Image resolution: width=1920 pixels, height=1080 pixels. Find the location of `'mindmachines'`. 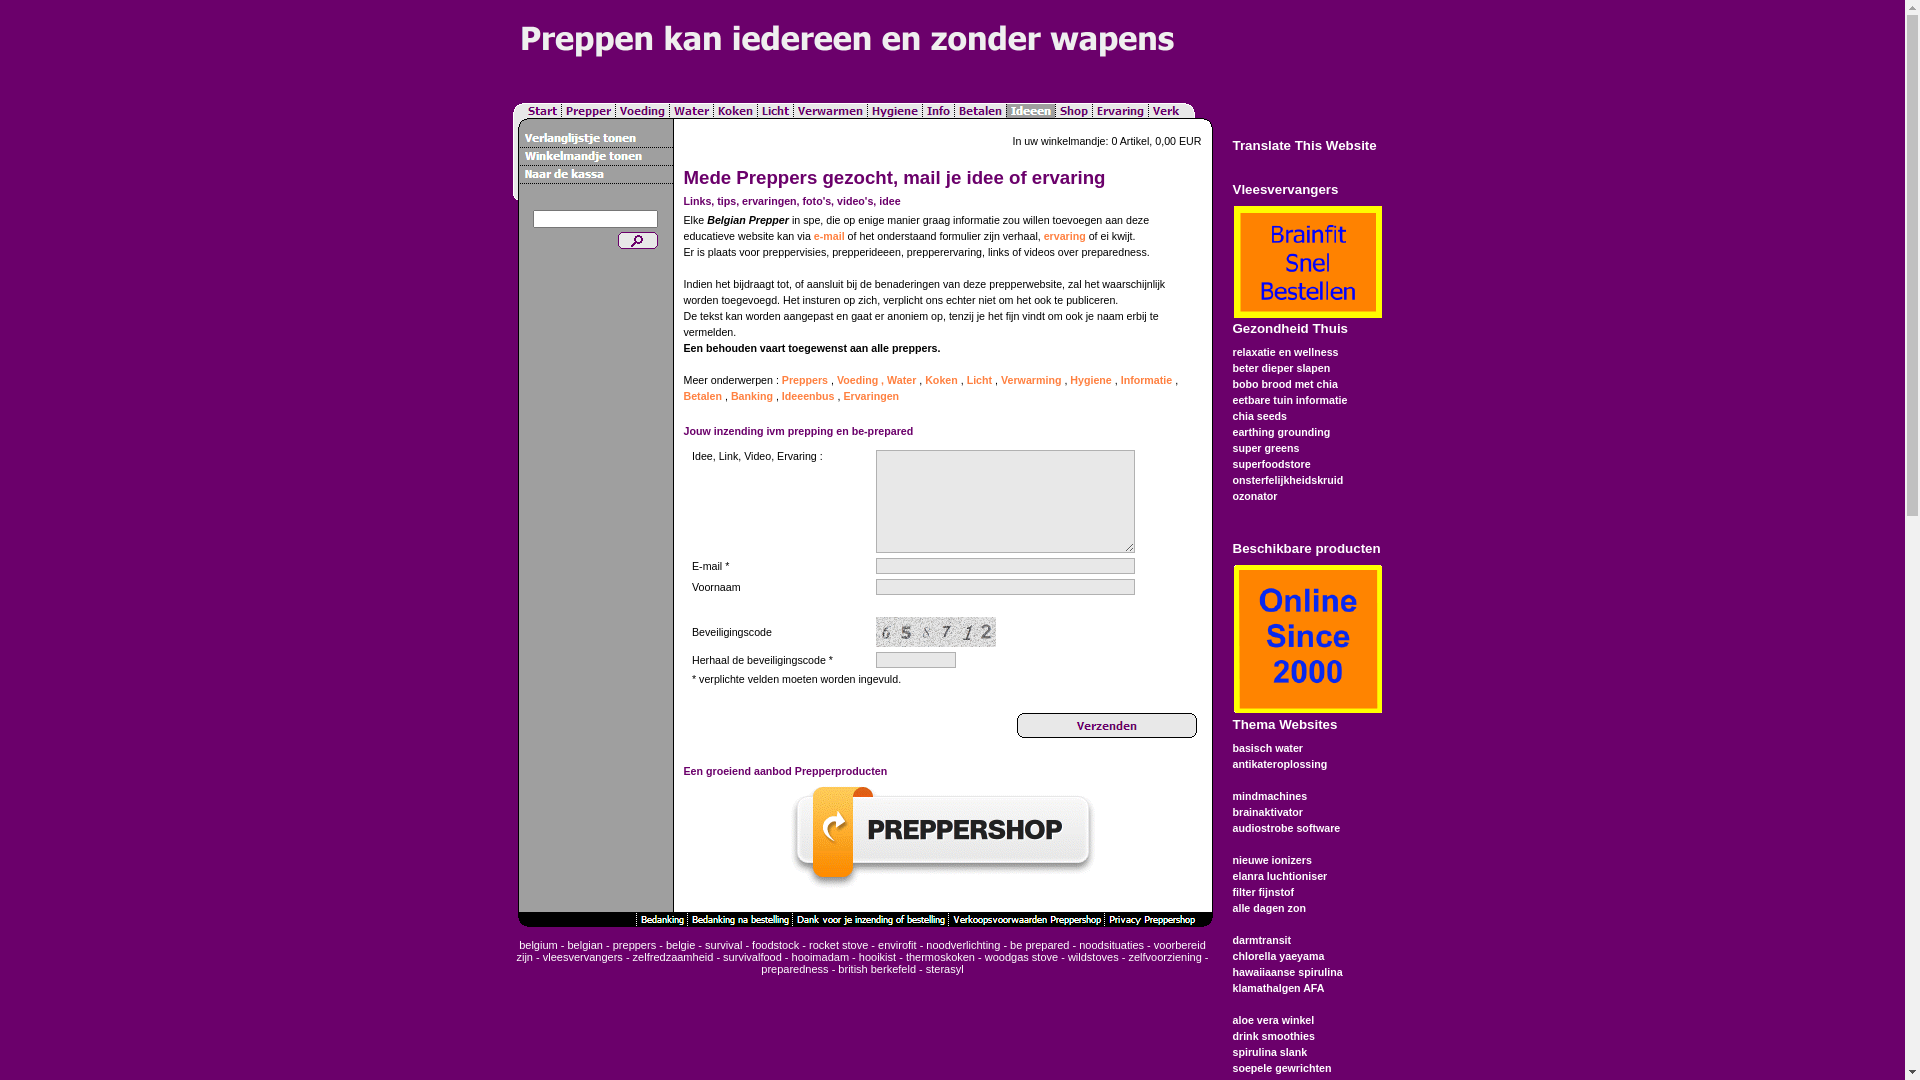

'mindmachines' is located at coordinates (1268, 794).